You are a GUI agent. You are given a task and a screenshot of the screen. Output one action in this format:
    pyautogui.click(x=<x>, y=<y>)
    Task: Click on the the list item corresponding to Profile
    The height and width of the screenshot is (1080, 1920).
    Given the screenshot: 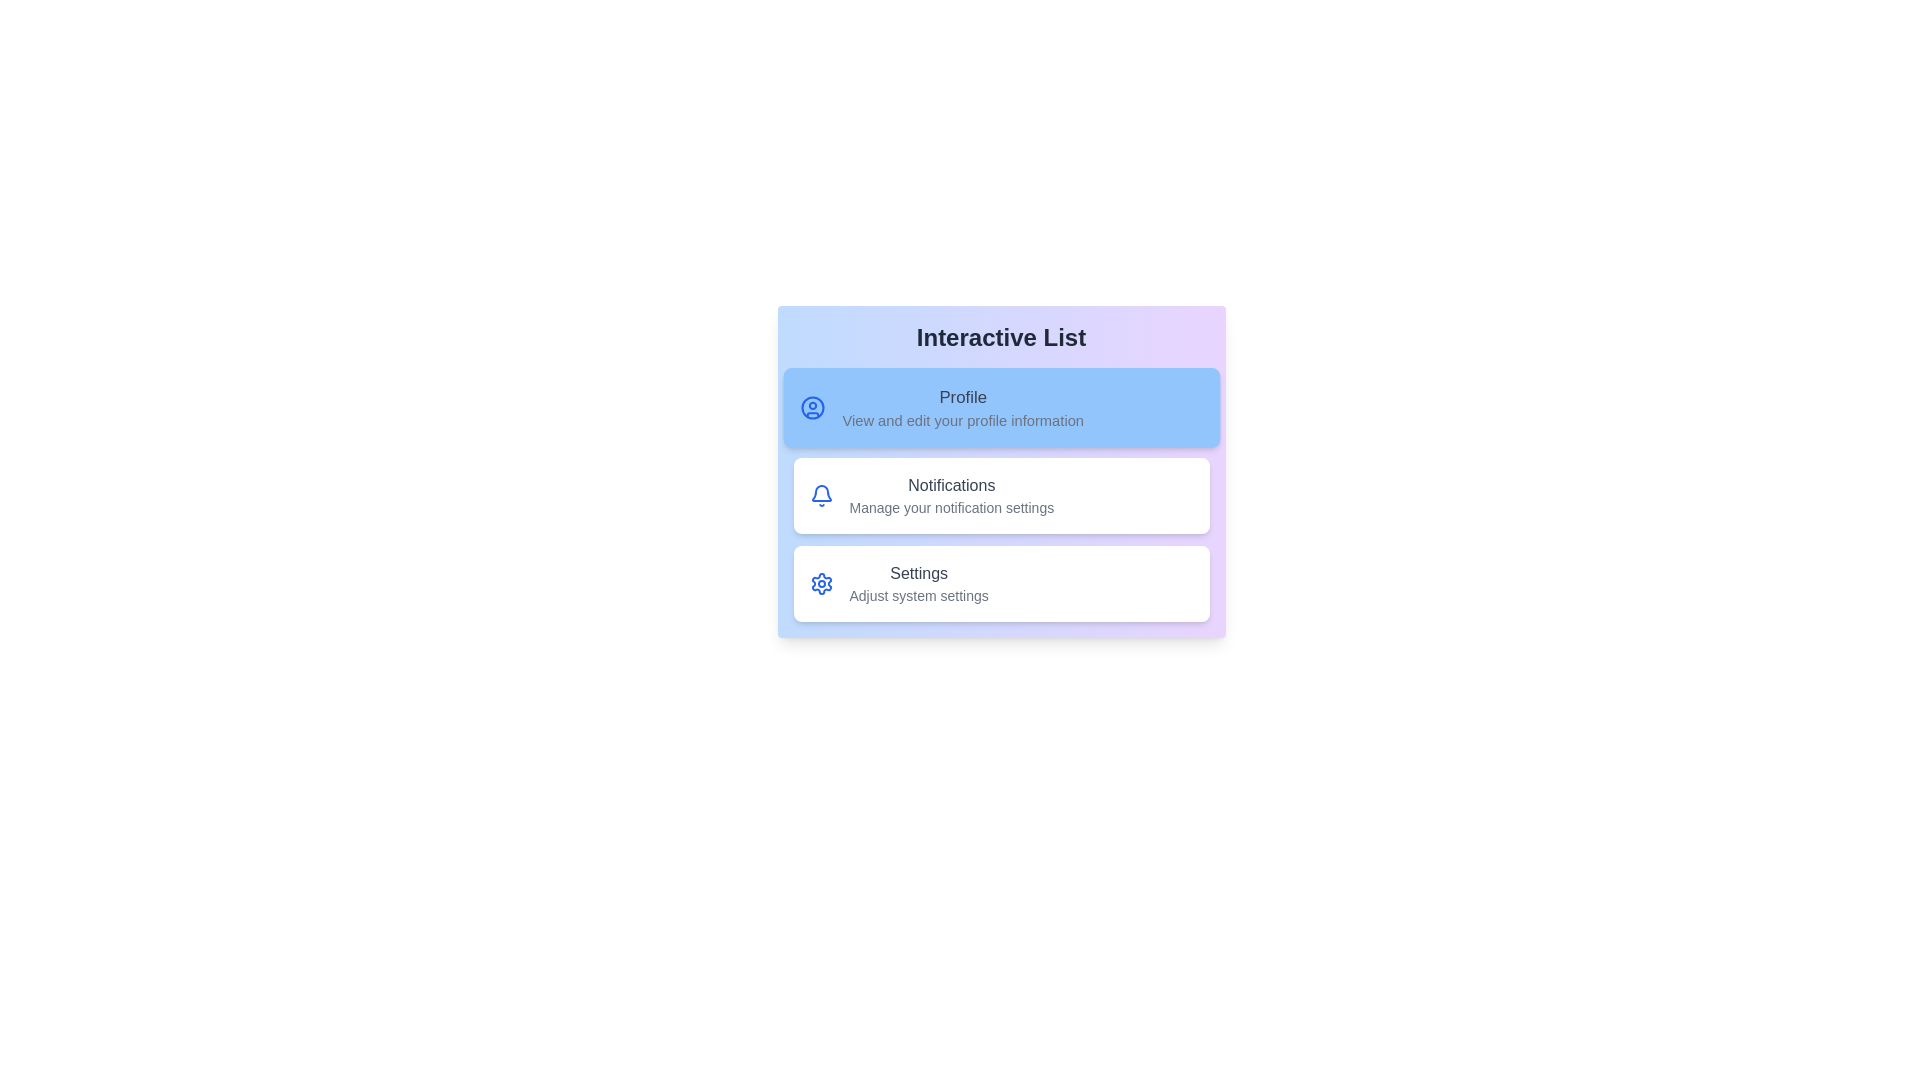 What is the action you would take?
    pyautogui.click(x=1001, y=407)
    